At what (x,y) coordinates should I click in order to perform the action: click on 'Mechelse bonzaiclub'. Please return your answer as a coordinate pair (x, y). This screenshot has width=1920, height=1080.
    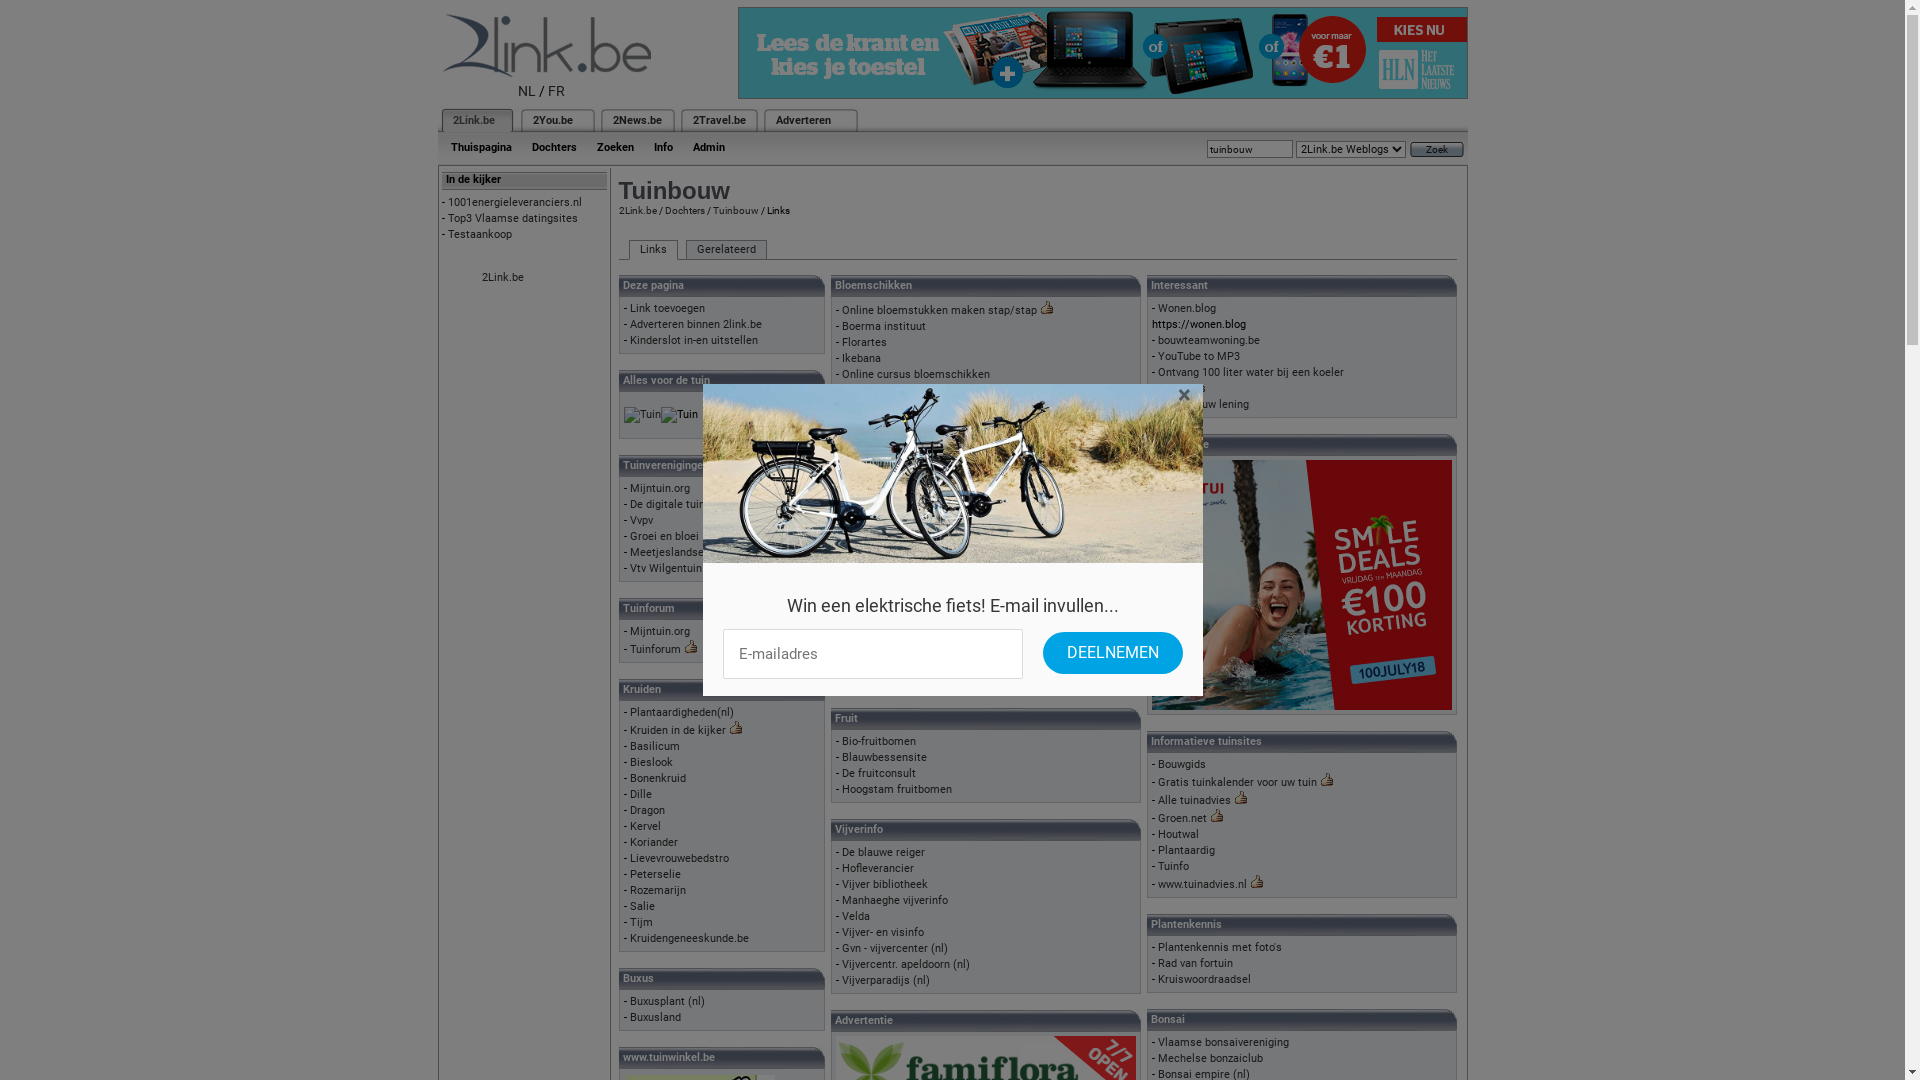
    Looking at the image, I should click on (1209, 1057).